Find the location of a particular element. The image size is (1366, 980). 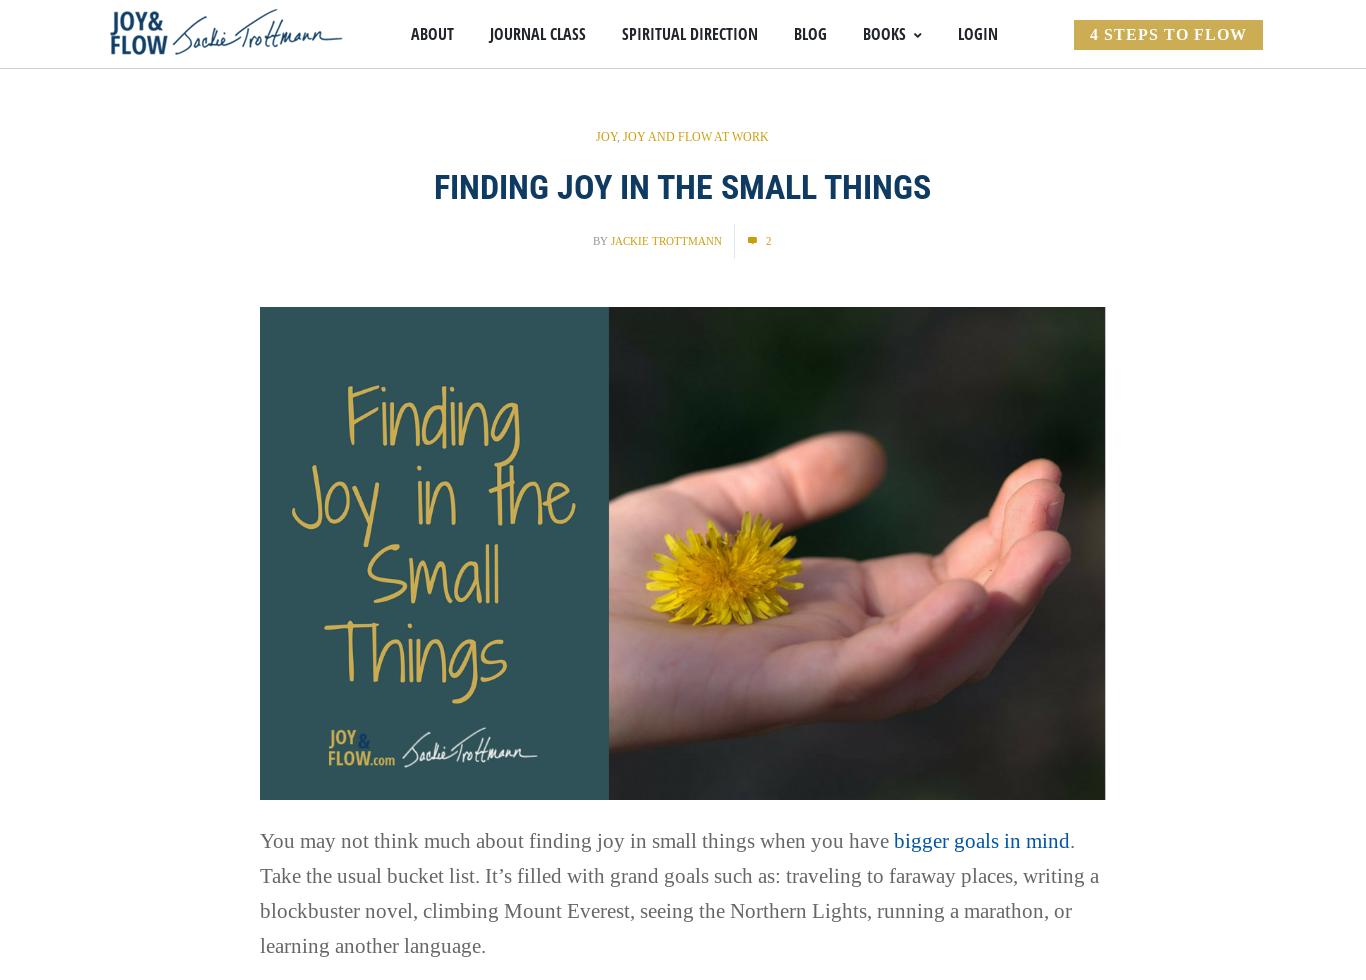

'Books' is located at coordinates (883, 34).